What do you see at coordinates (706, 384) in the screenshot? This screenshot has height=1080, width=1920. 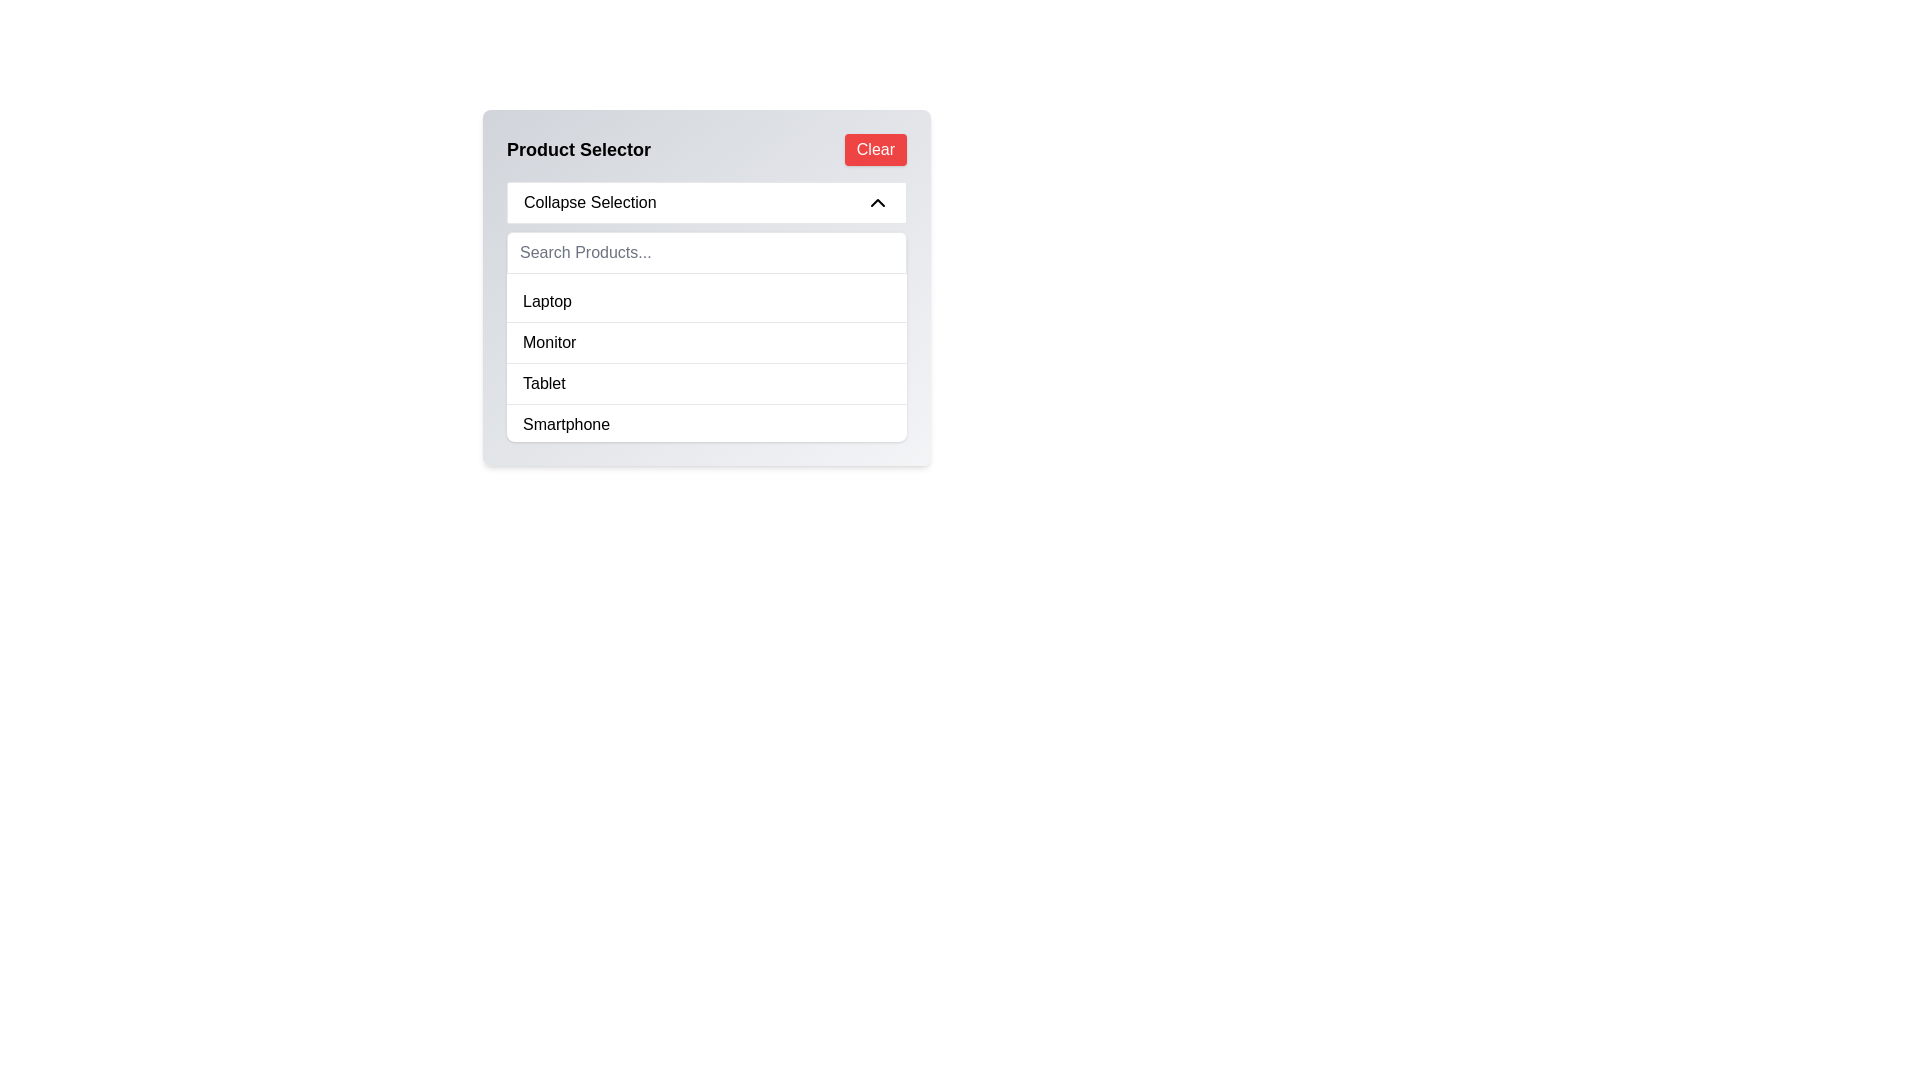 I see `the third list item labeled 'Tablet' in the 'Product Selector' dropdown to observe the hover effect` at bounding box center [706, 384].